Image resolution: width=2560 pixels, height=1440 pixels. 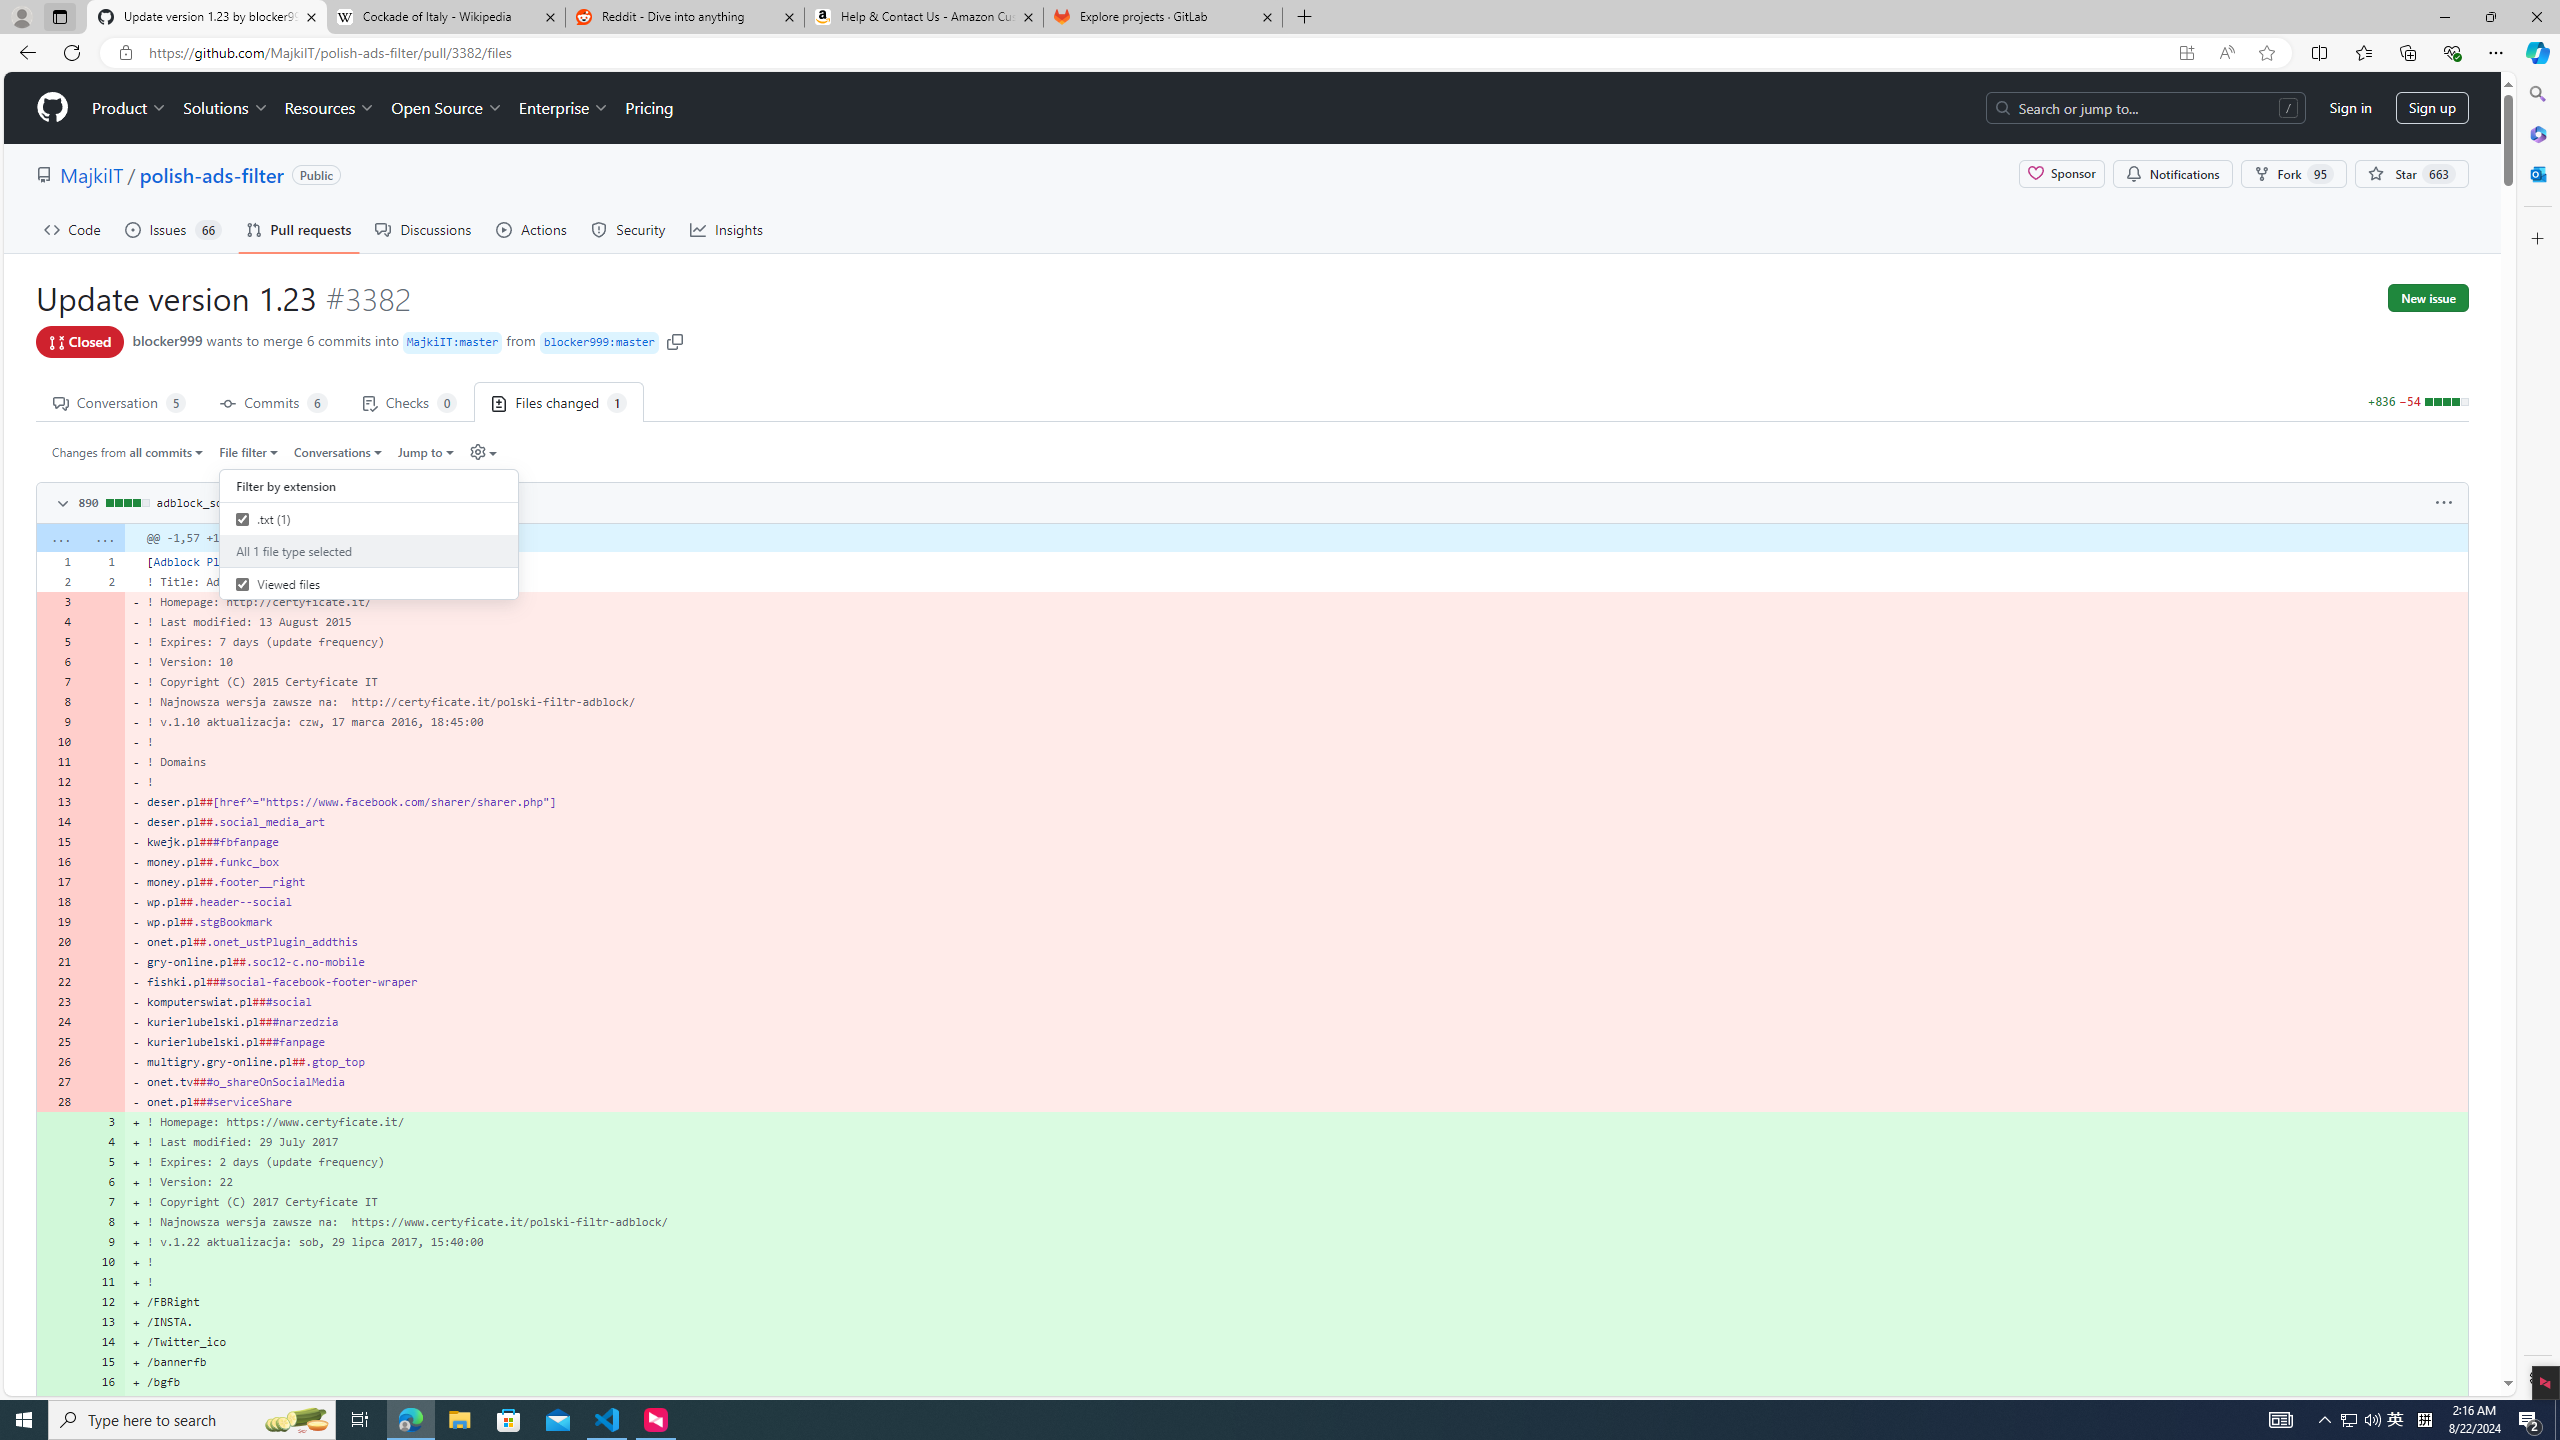 What do you see at coordinates (726, 229) in the screenshot?
I see `'Insights'` at bounding box center [726, 229].